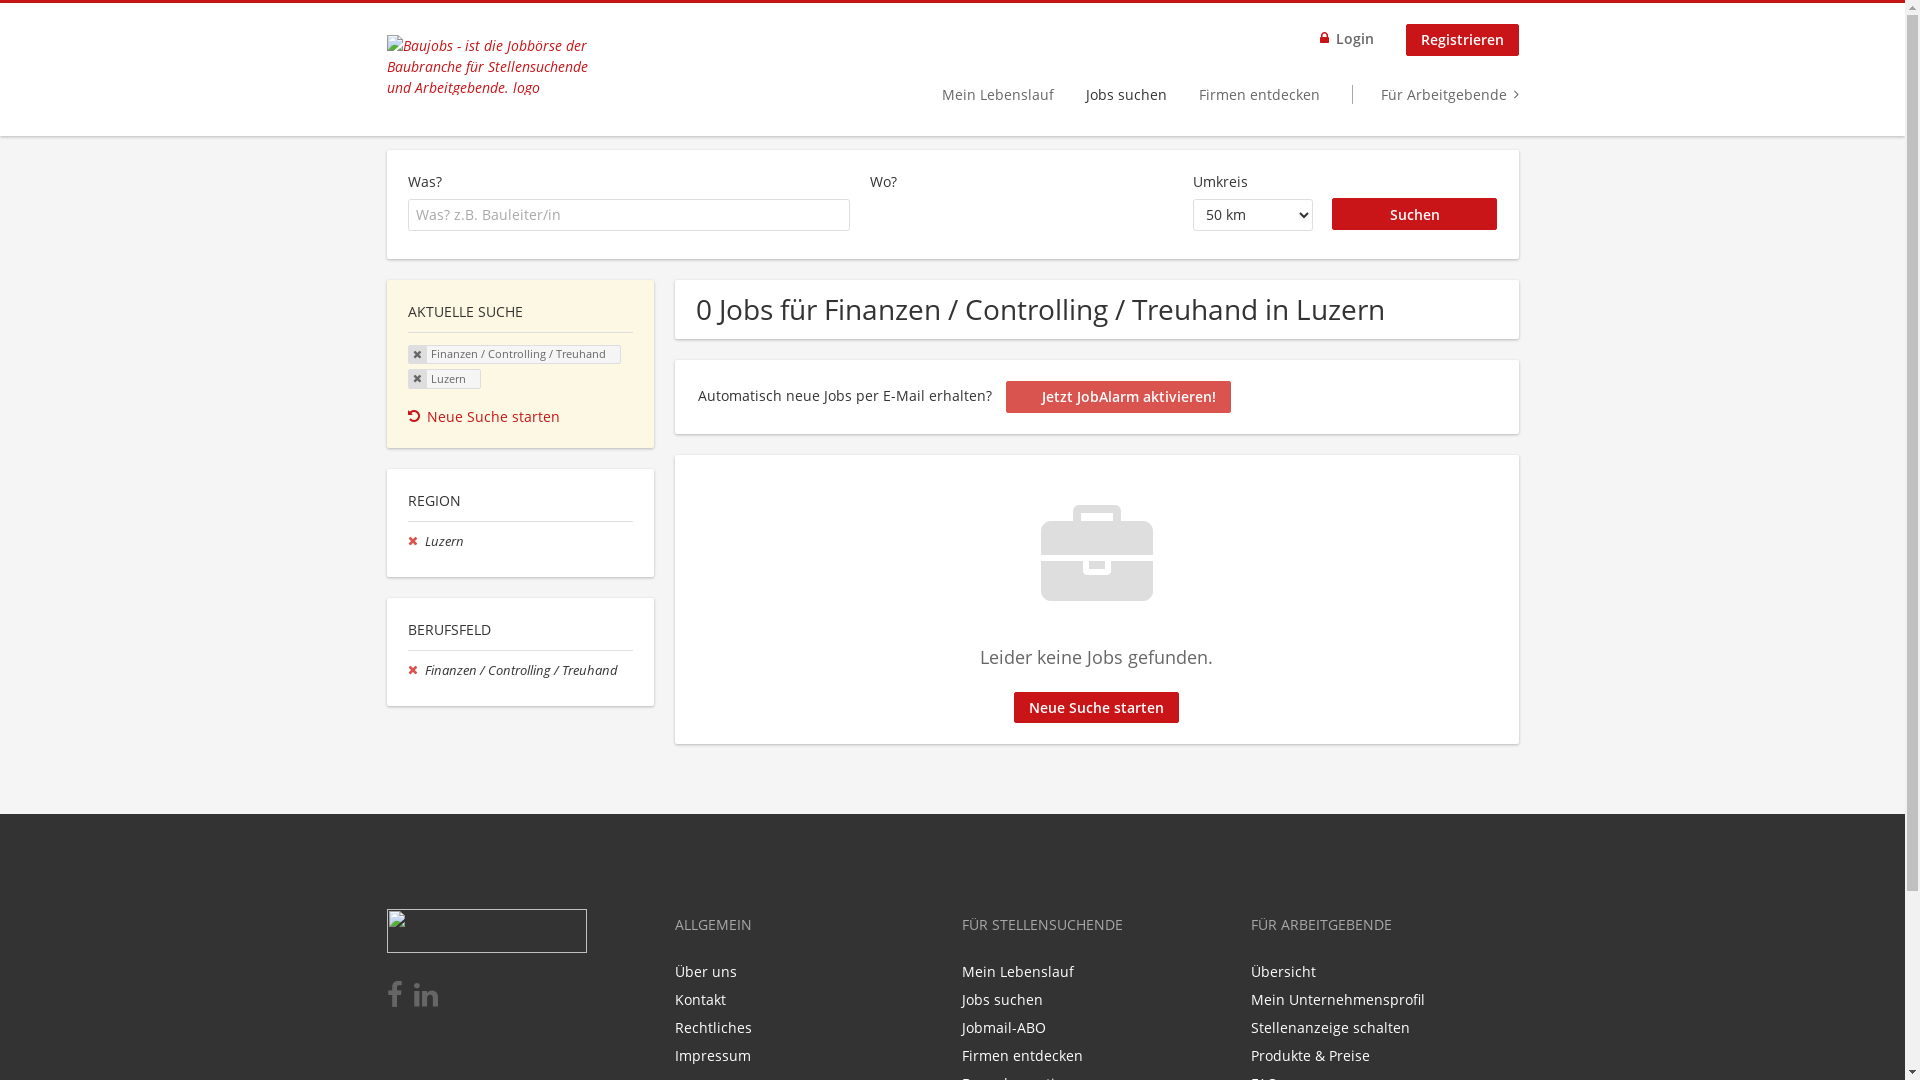 The width and height of the screenshot is (1920, 1080). I want to click on 'Rechtliches', so click(712, 1027).